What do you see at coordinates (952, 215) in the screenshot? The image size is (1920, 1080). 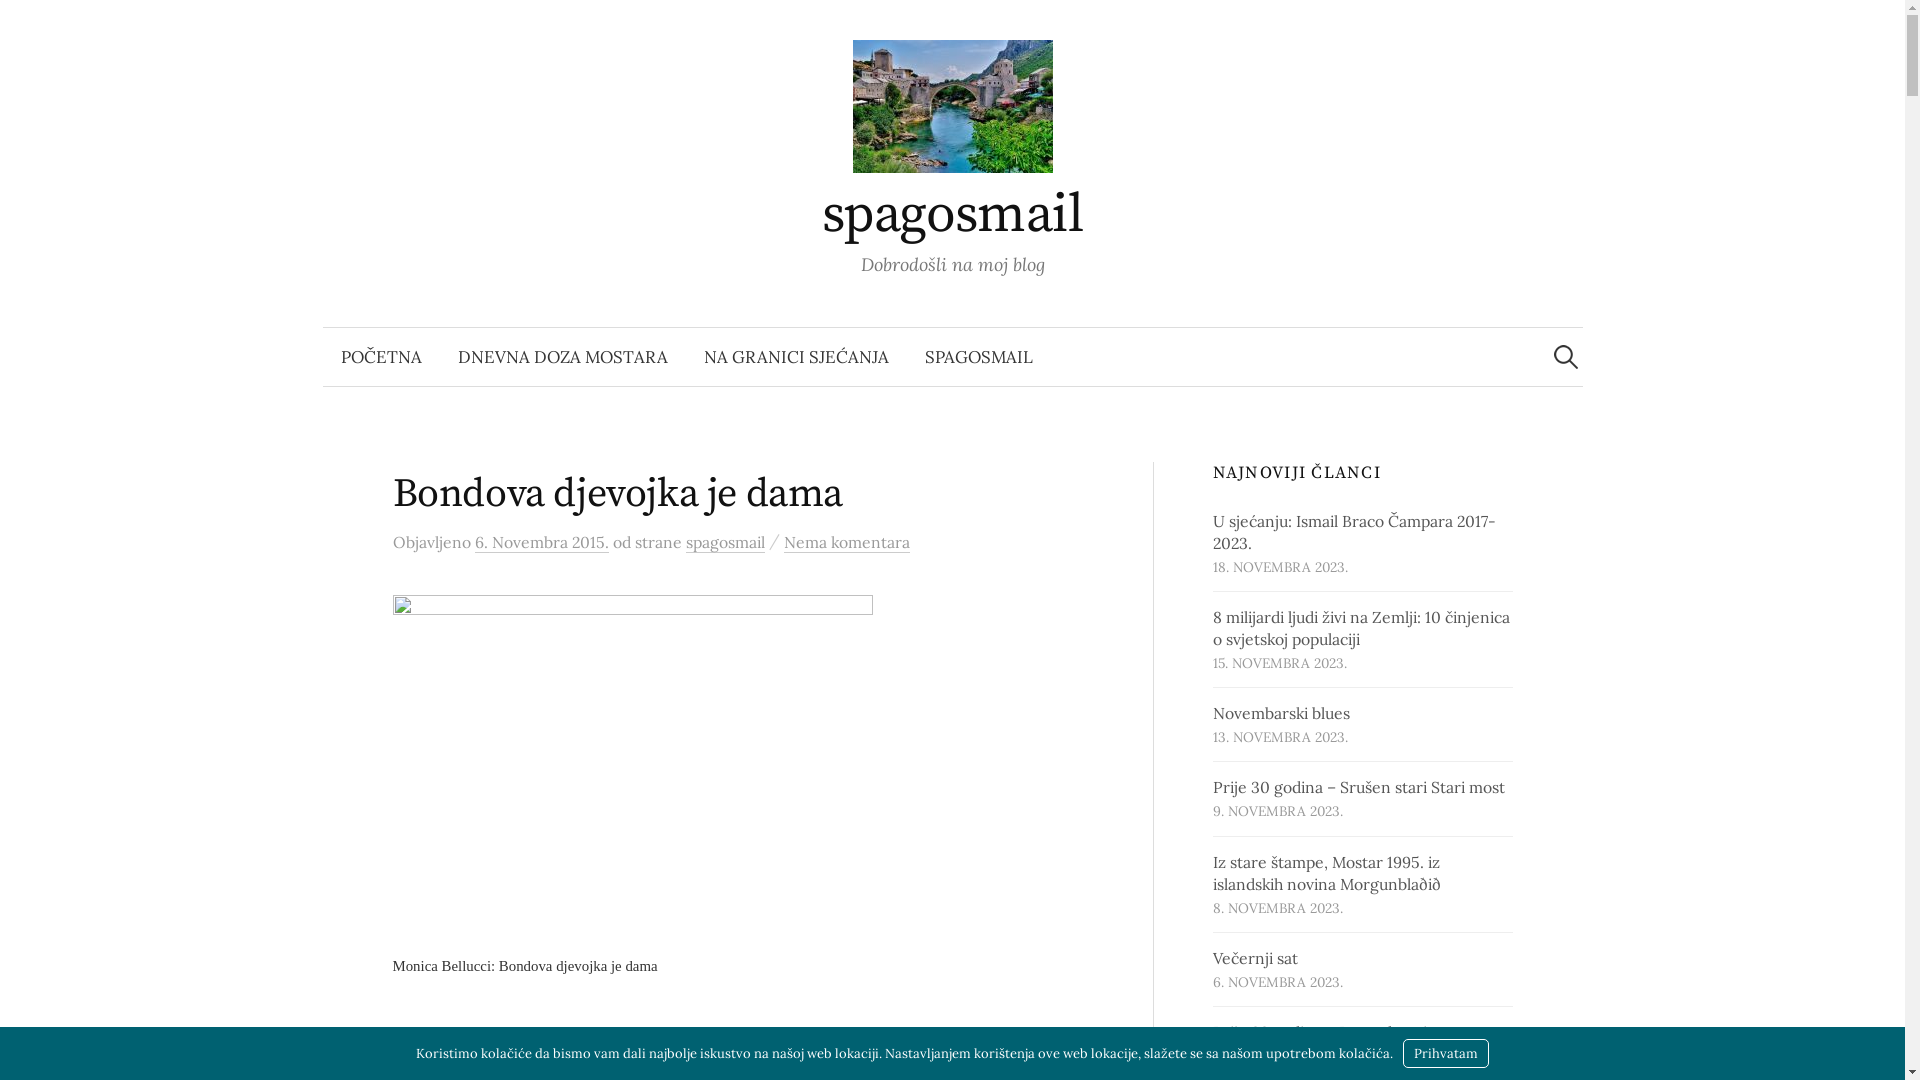 I see `'spagosmail'` at bounding box center [952, 215].